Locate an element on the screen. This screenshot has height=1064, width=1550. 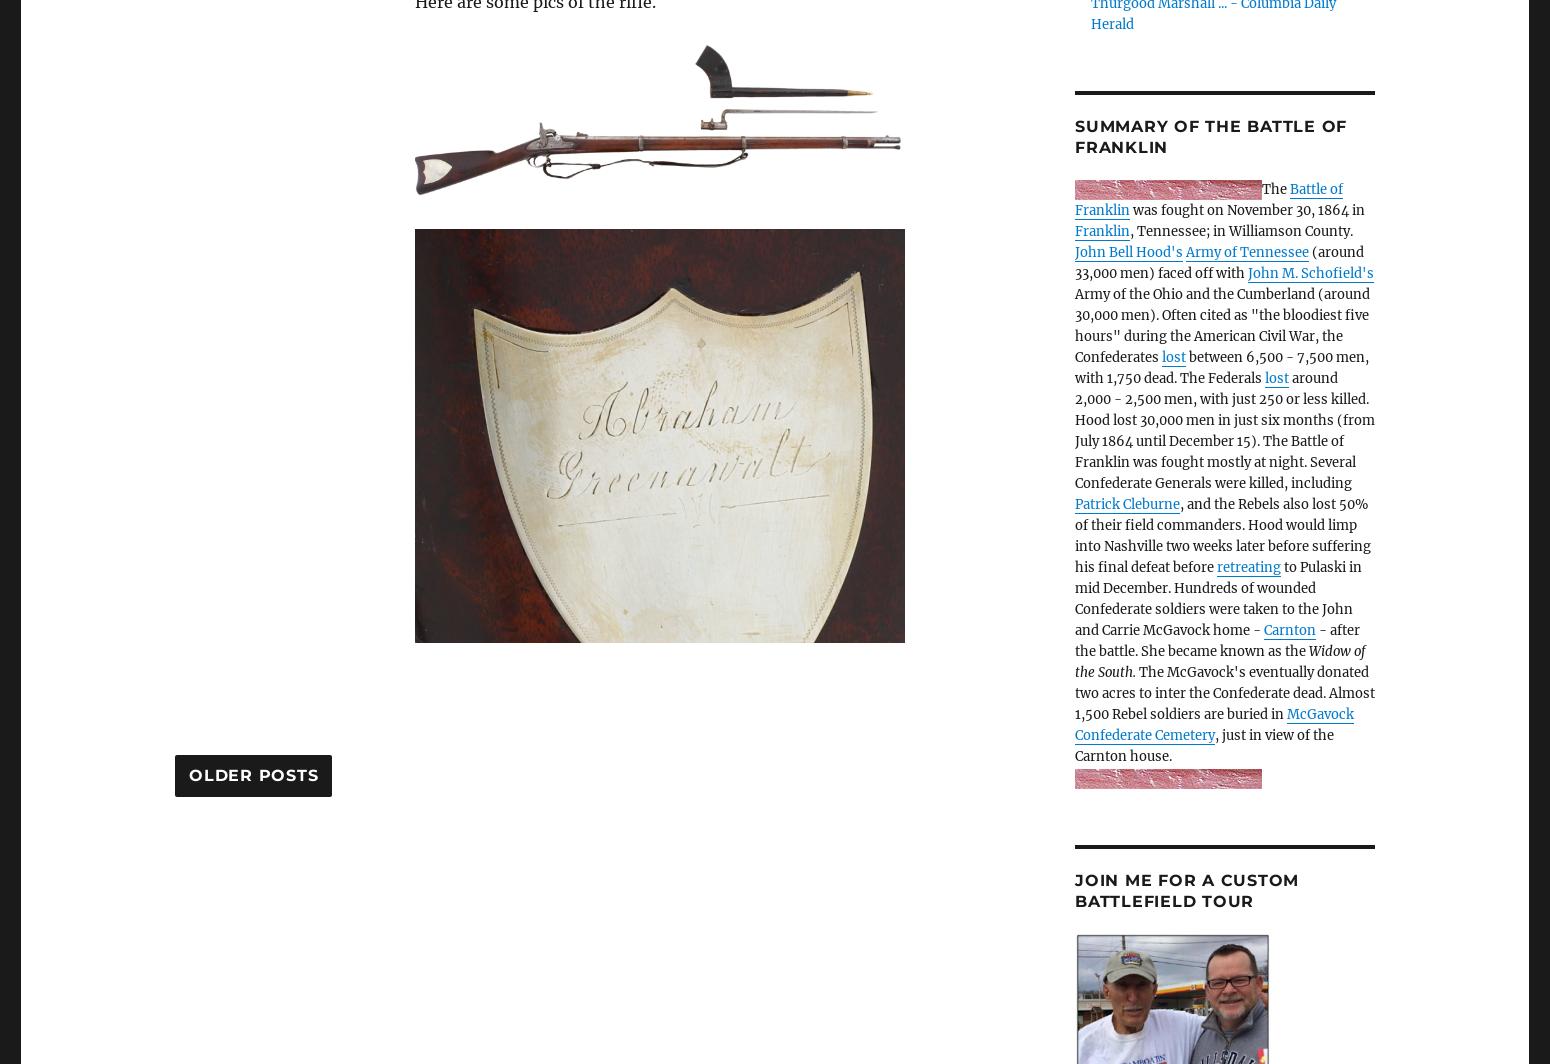
'was fought on November 30, 1864 in' is located at coordinates (1128, 210).